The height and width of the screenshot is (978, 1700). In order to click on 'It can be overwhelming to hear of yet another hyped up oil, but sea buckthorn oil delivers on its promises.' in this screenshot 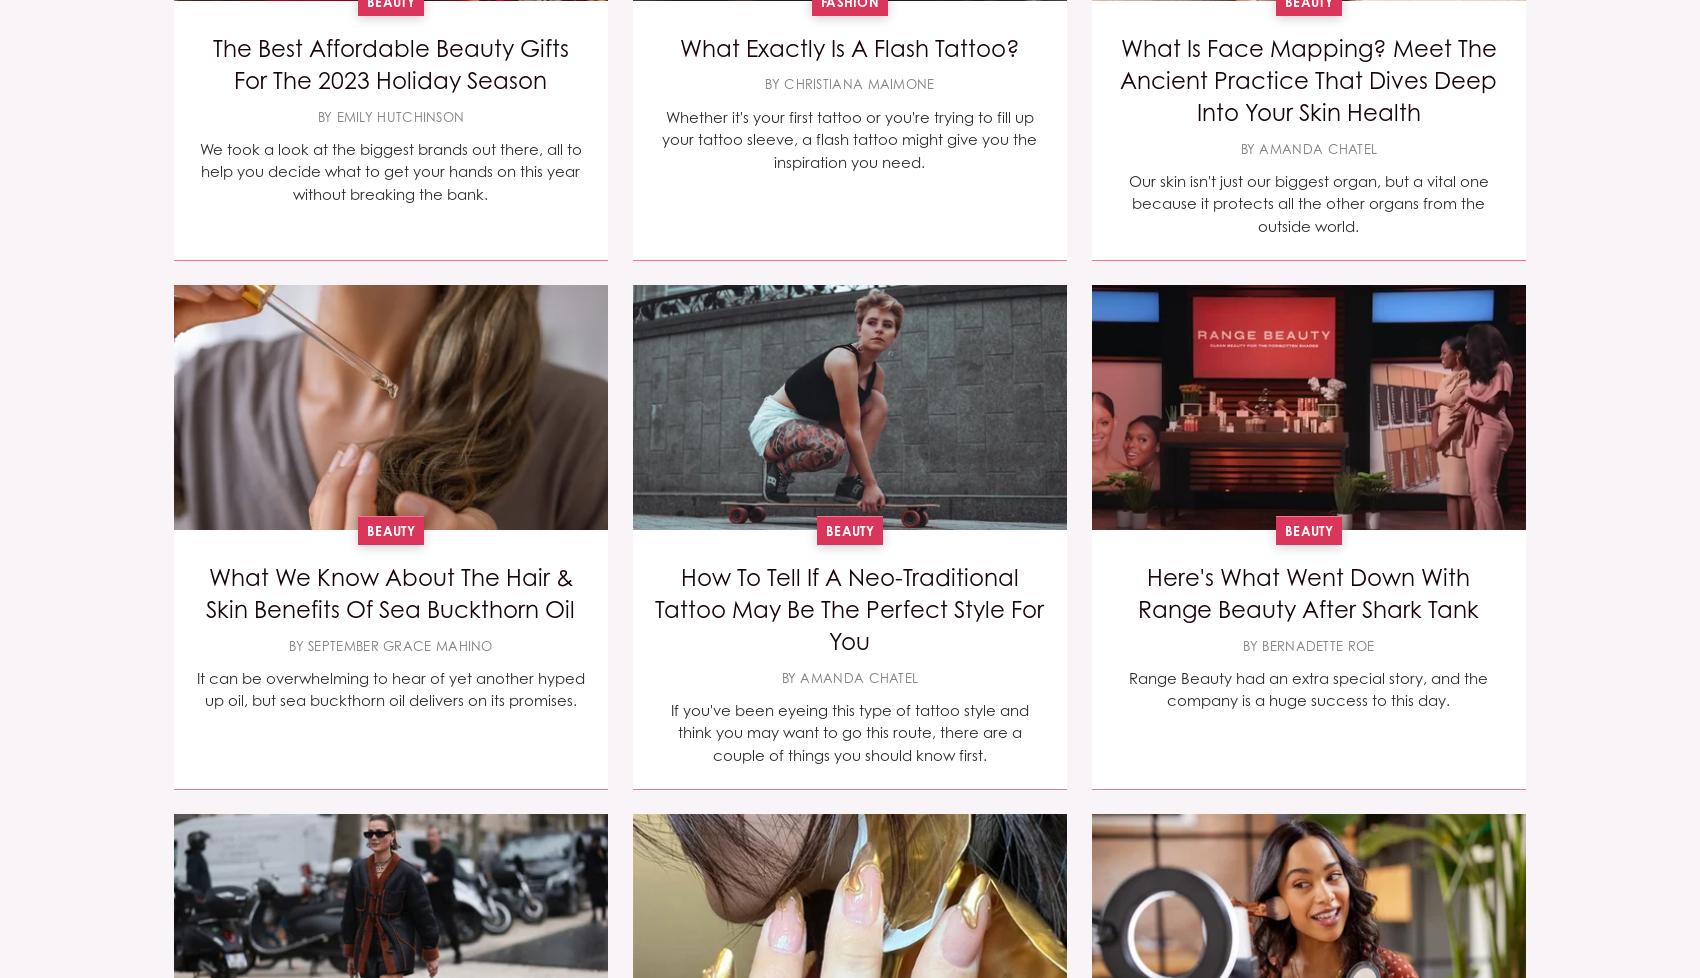, I will do `click(195, 689)`.